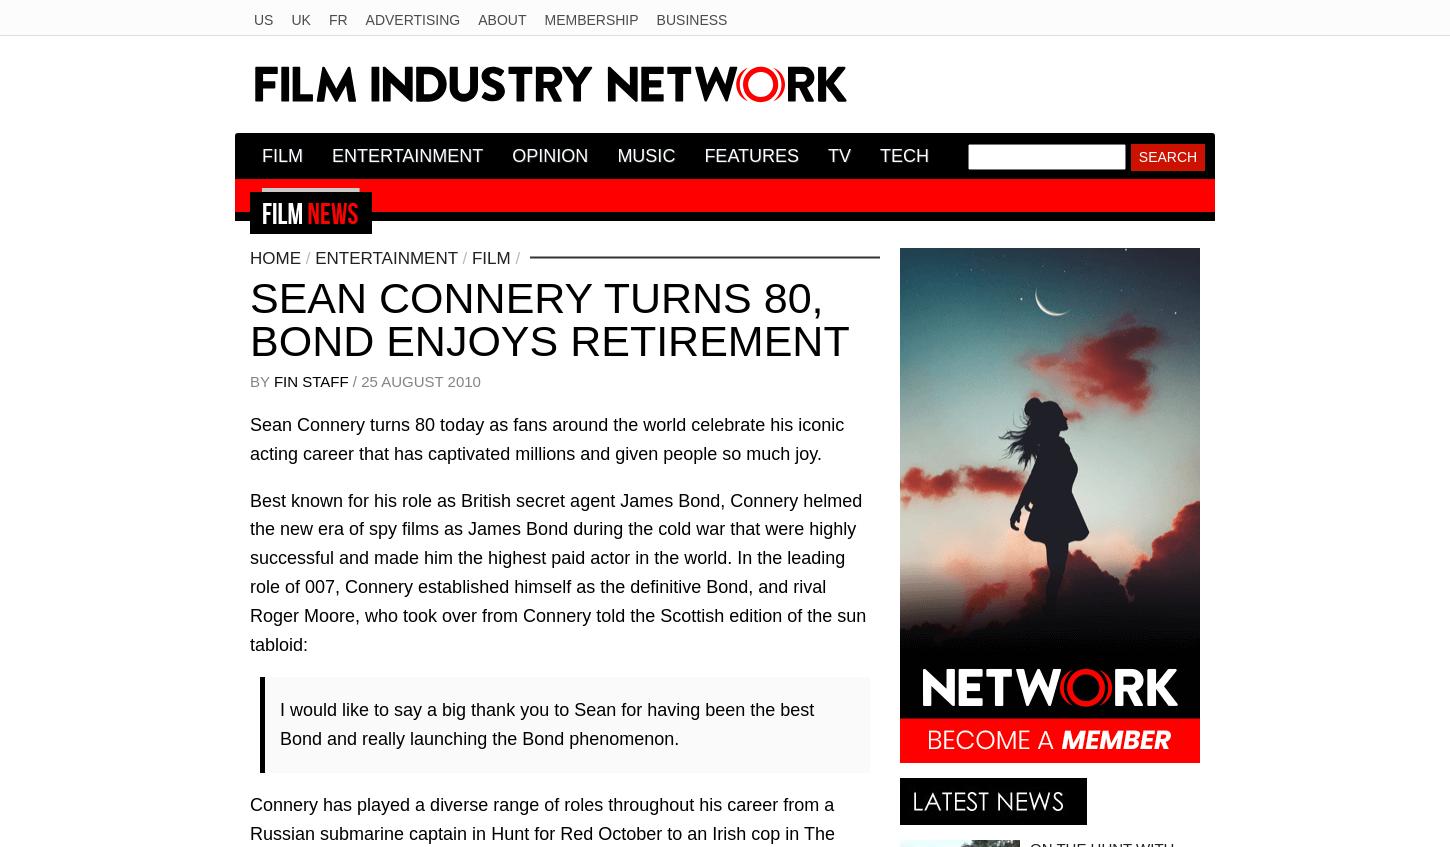 Image resolution: width=1450 pixels, height=847 pixels. What do you see at coordinates (261, 379) in the screenshot?
I see `'By'` at bounding box center [261, 379].